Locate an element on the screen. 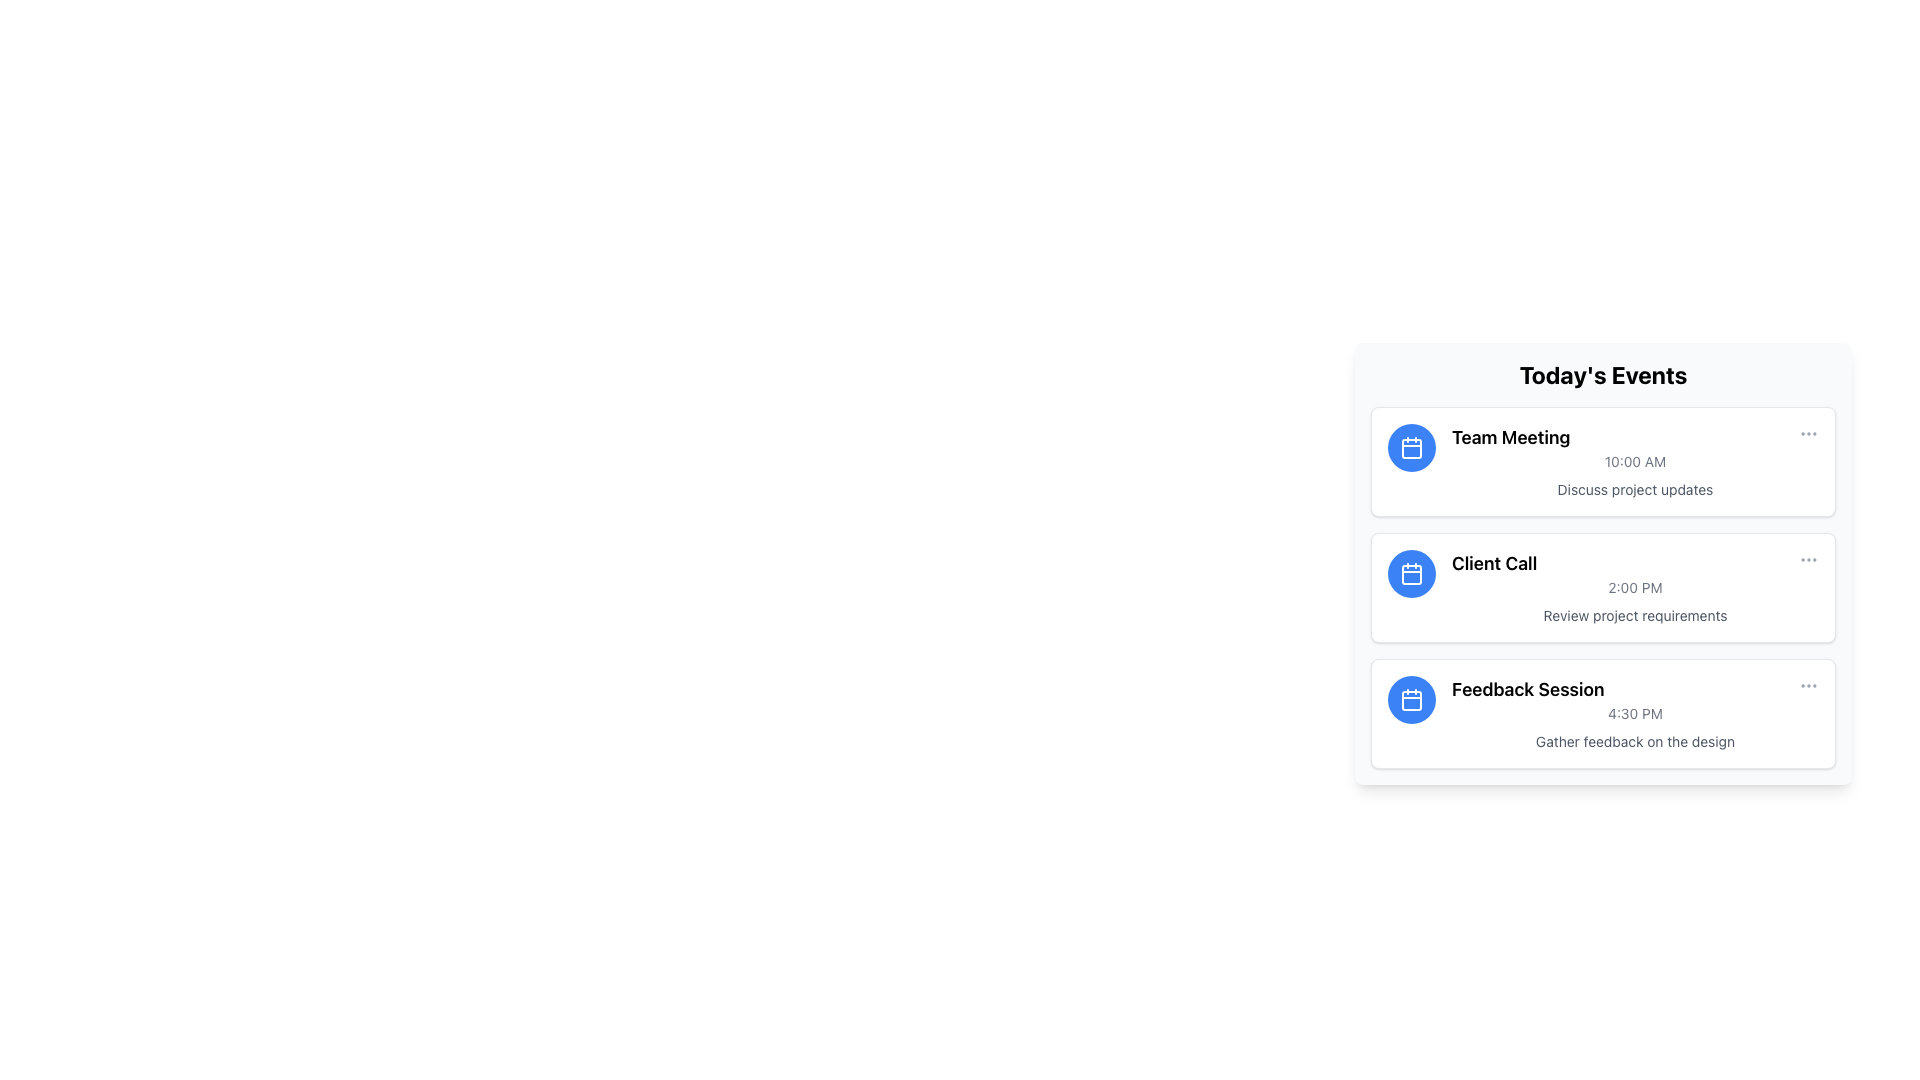 The height and width of the screenshot is (1080, 1920). the central rectangle of the calendar icon within the event card titled 'Team Meeting' is located at coordinates (1410, 447).